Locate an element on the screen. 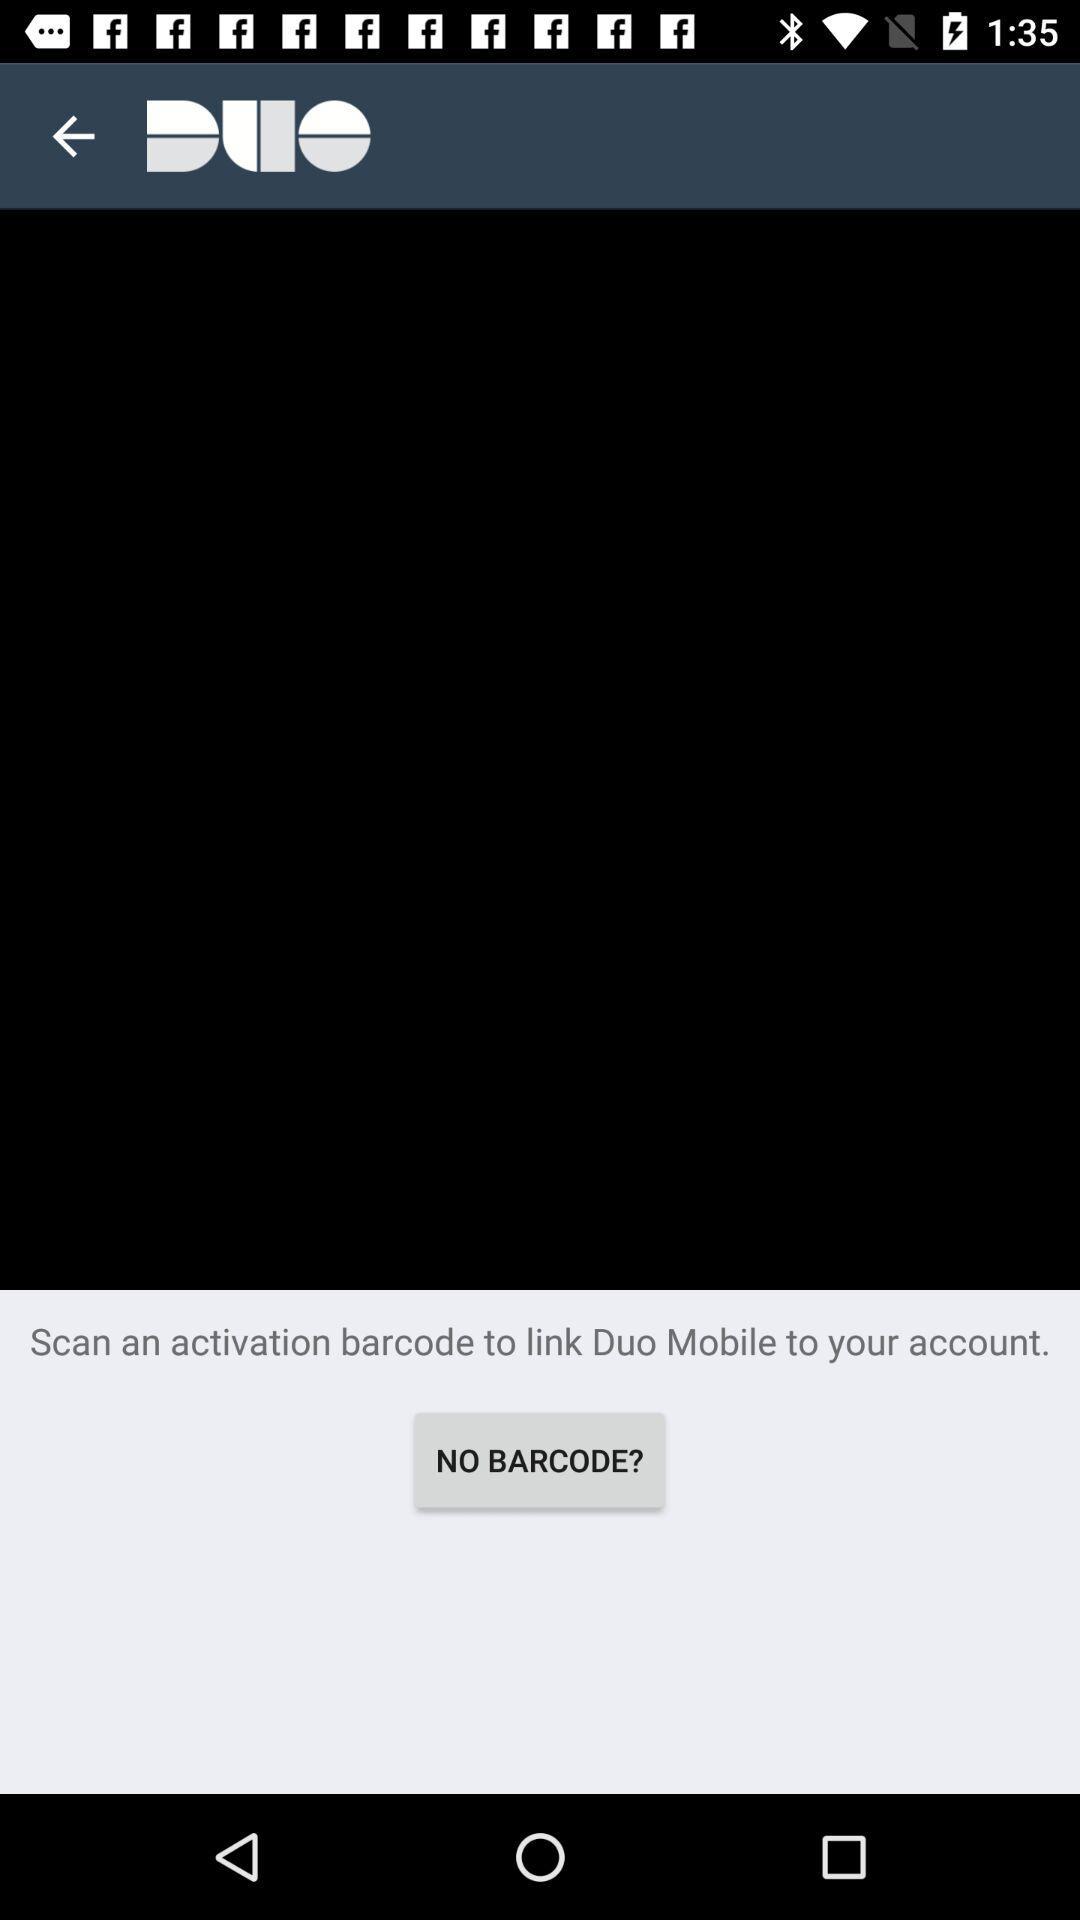  no barcode? icon is located at coordinates (538, 1460).